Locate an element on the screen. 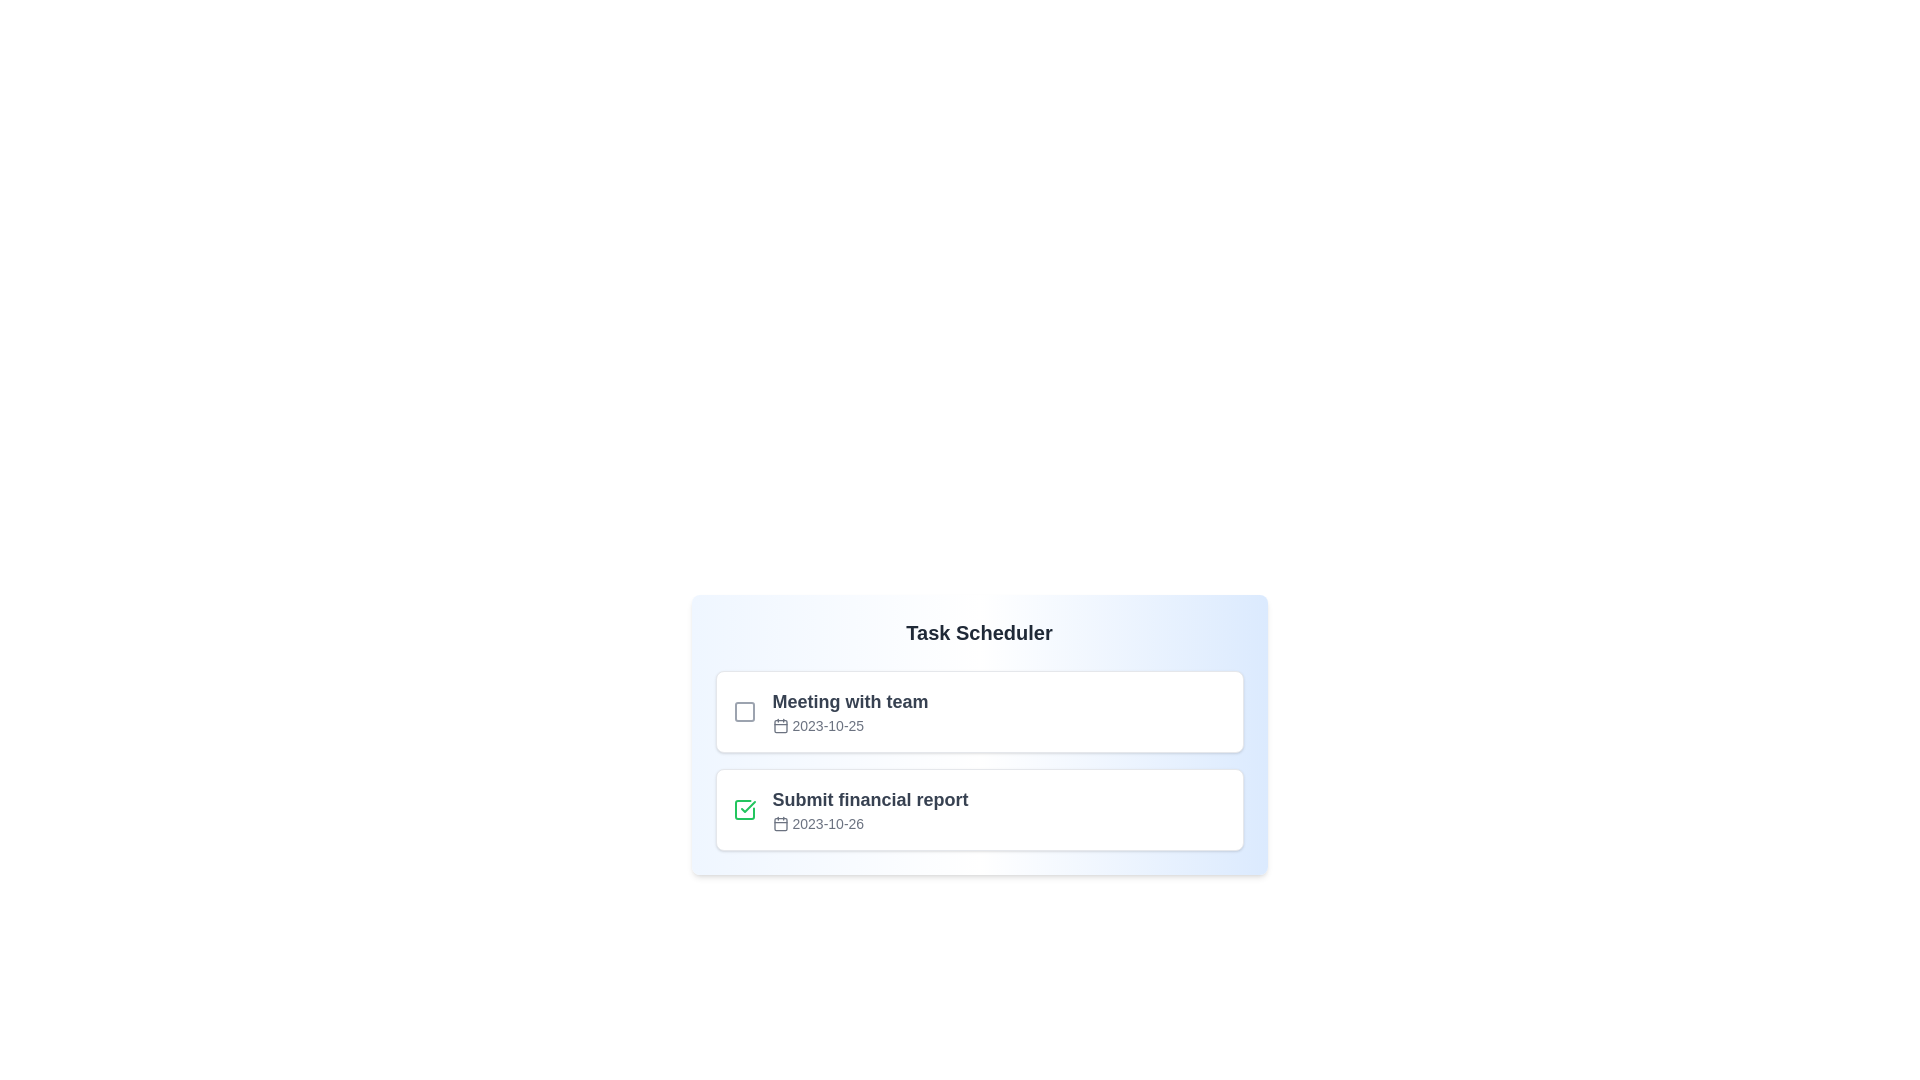  the decorative calendar icon component located to the left of the date label '2023-10-26' in the second item 'Submit financial report' is located at coordinates (779, 824).